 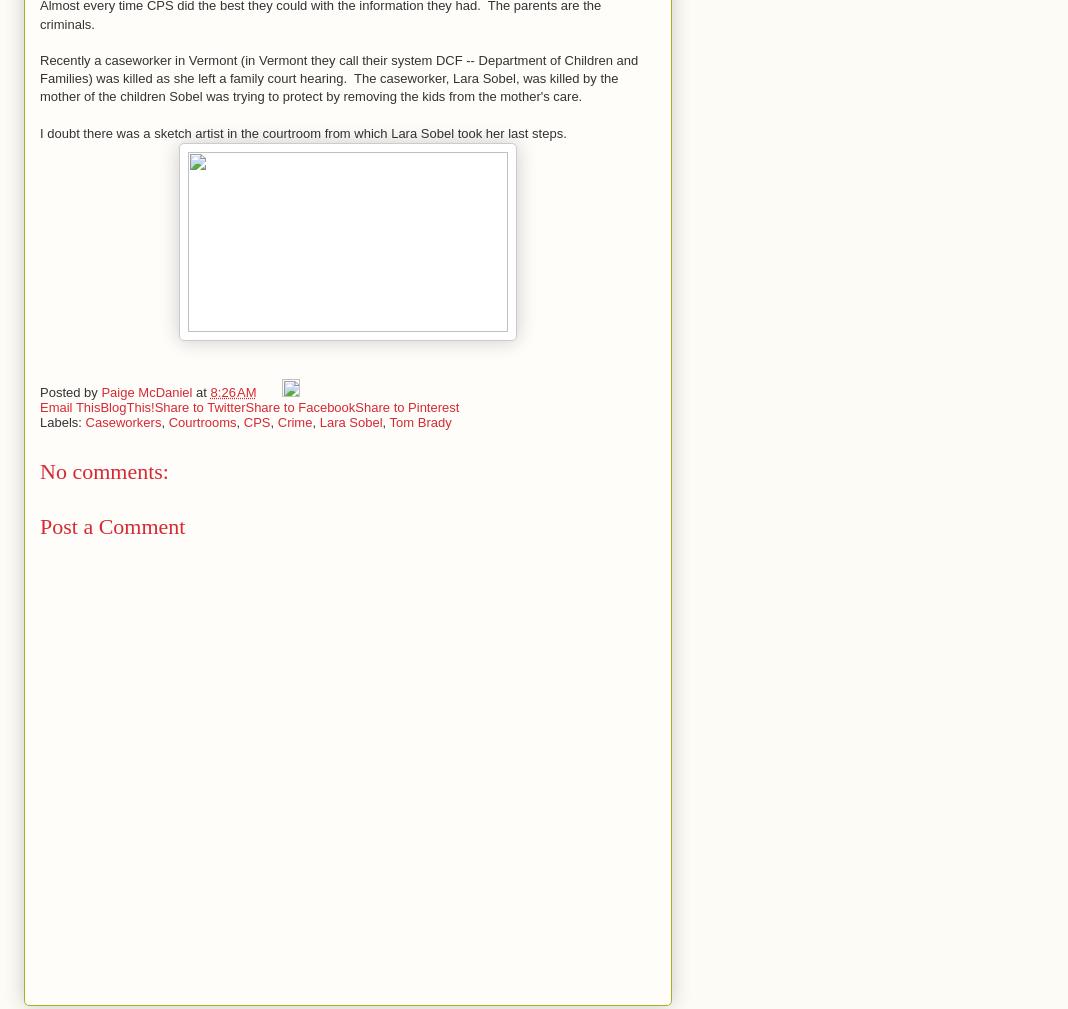 I want to click on 'at', so click(x=195, y=390).